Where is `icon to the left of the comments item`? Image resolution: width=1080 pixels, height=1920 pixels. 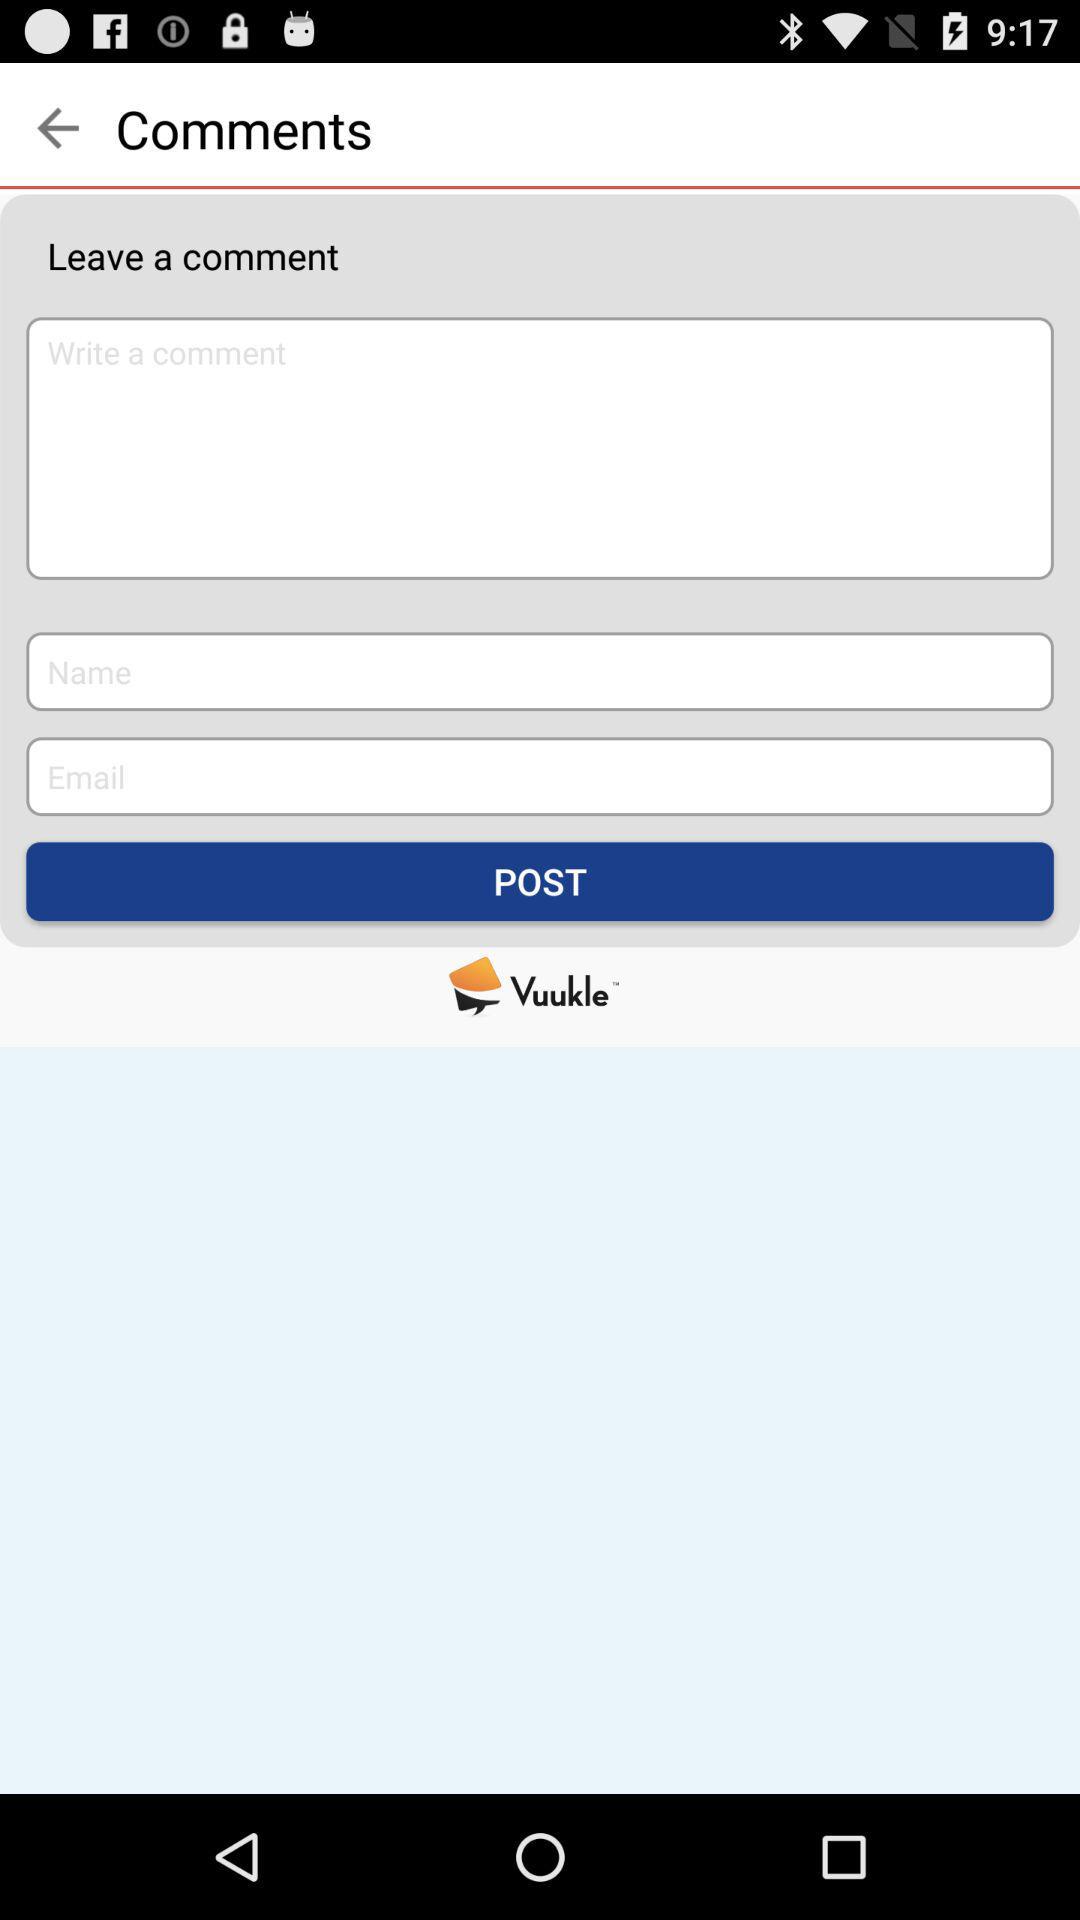
icon to the left of the comments item is located at coordinates (56, 127).